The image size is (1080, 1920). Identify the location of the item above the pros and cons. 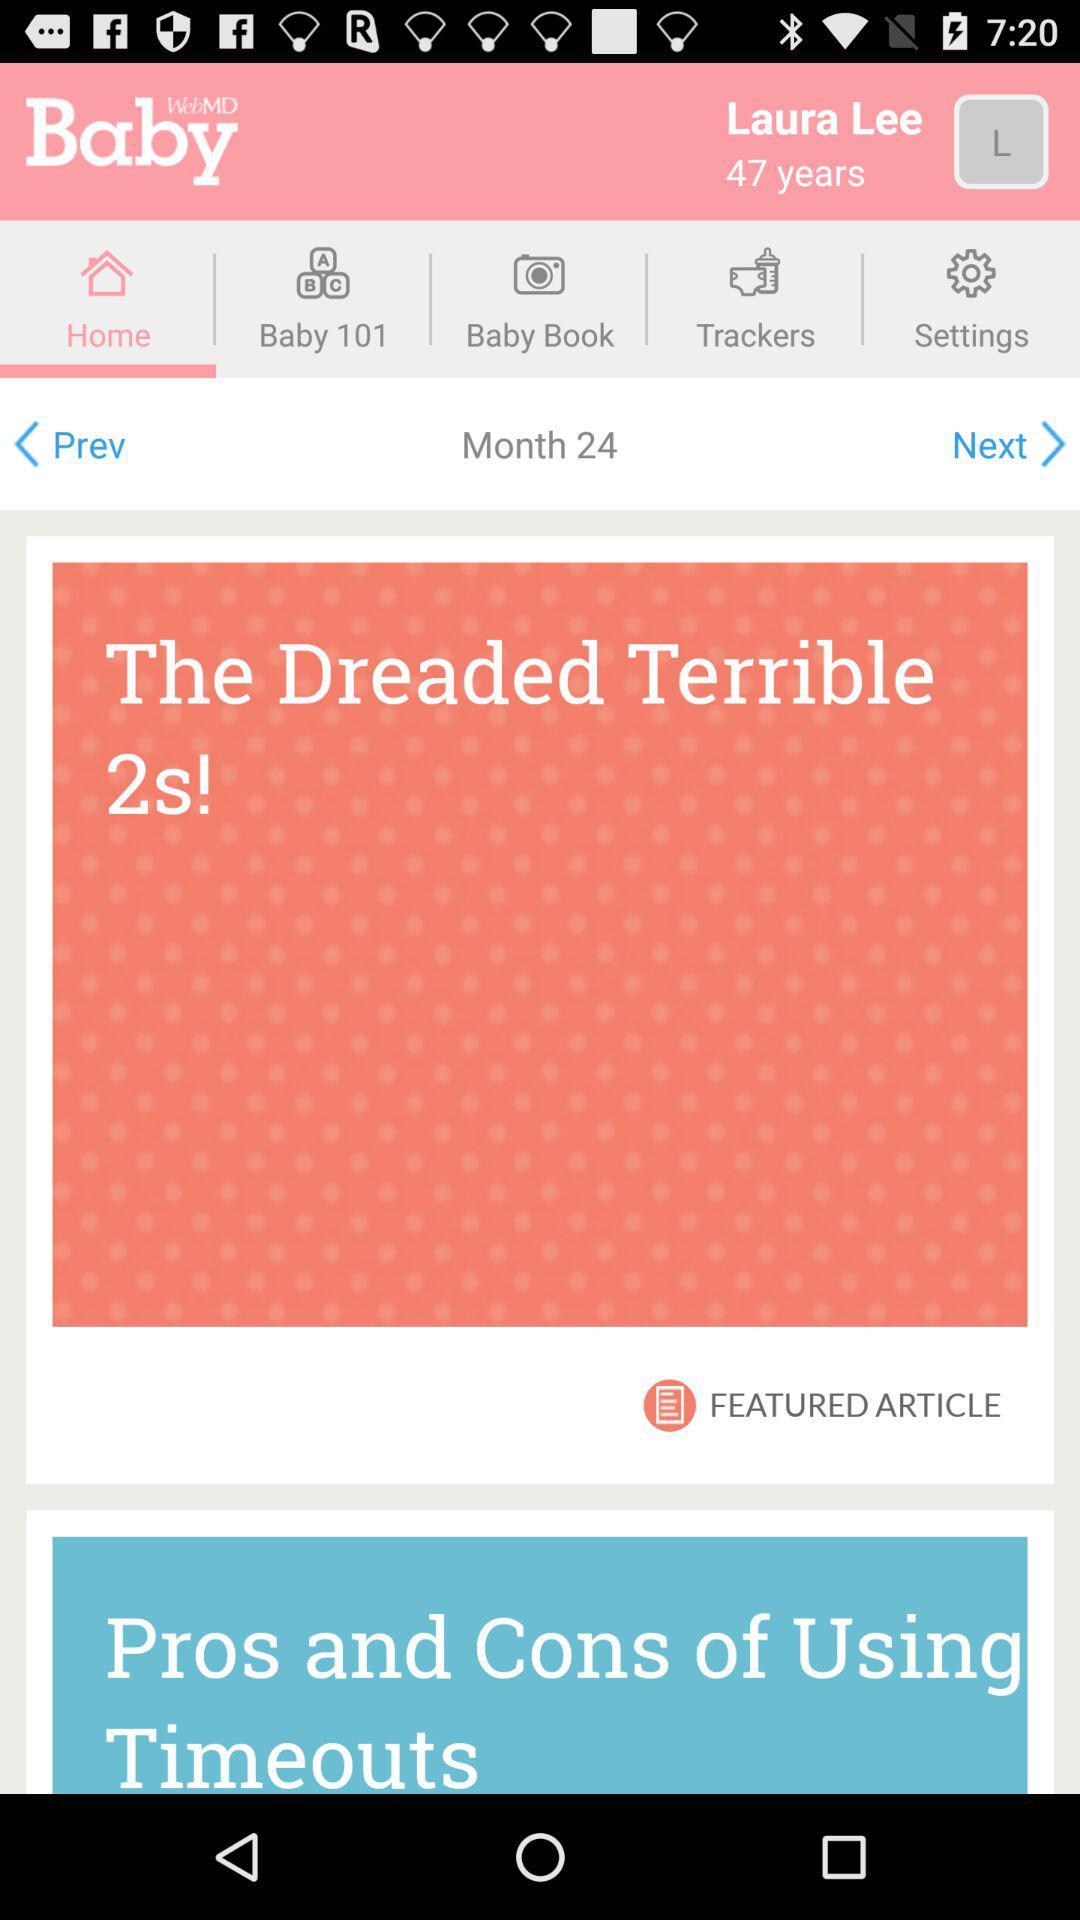
(855, 1404).